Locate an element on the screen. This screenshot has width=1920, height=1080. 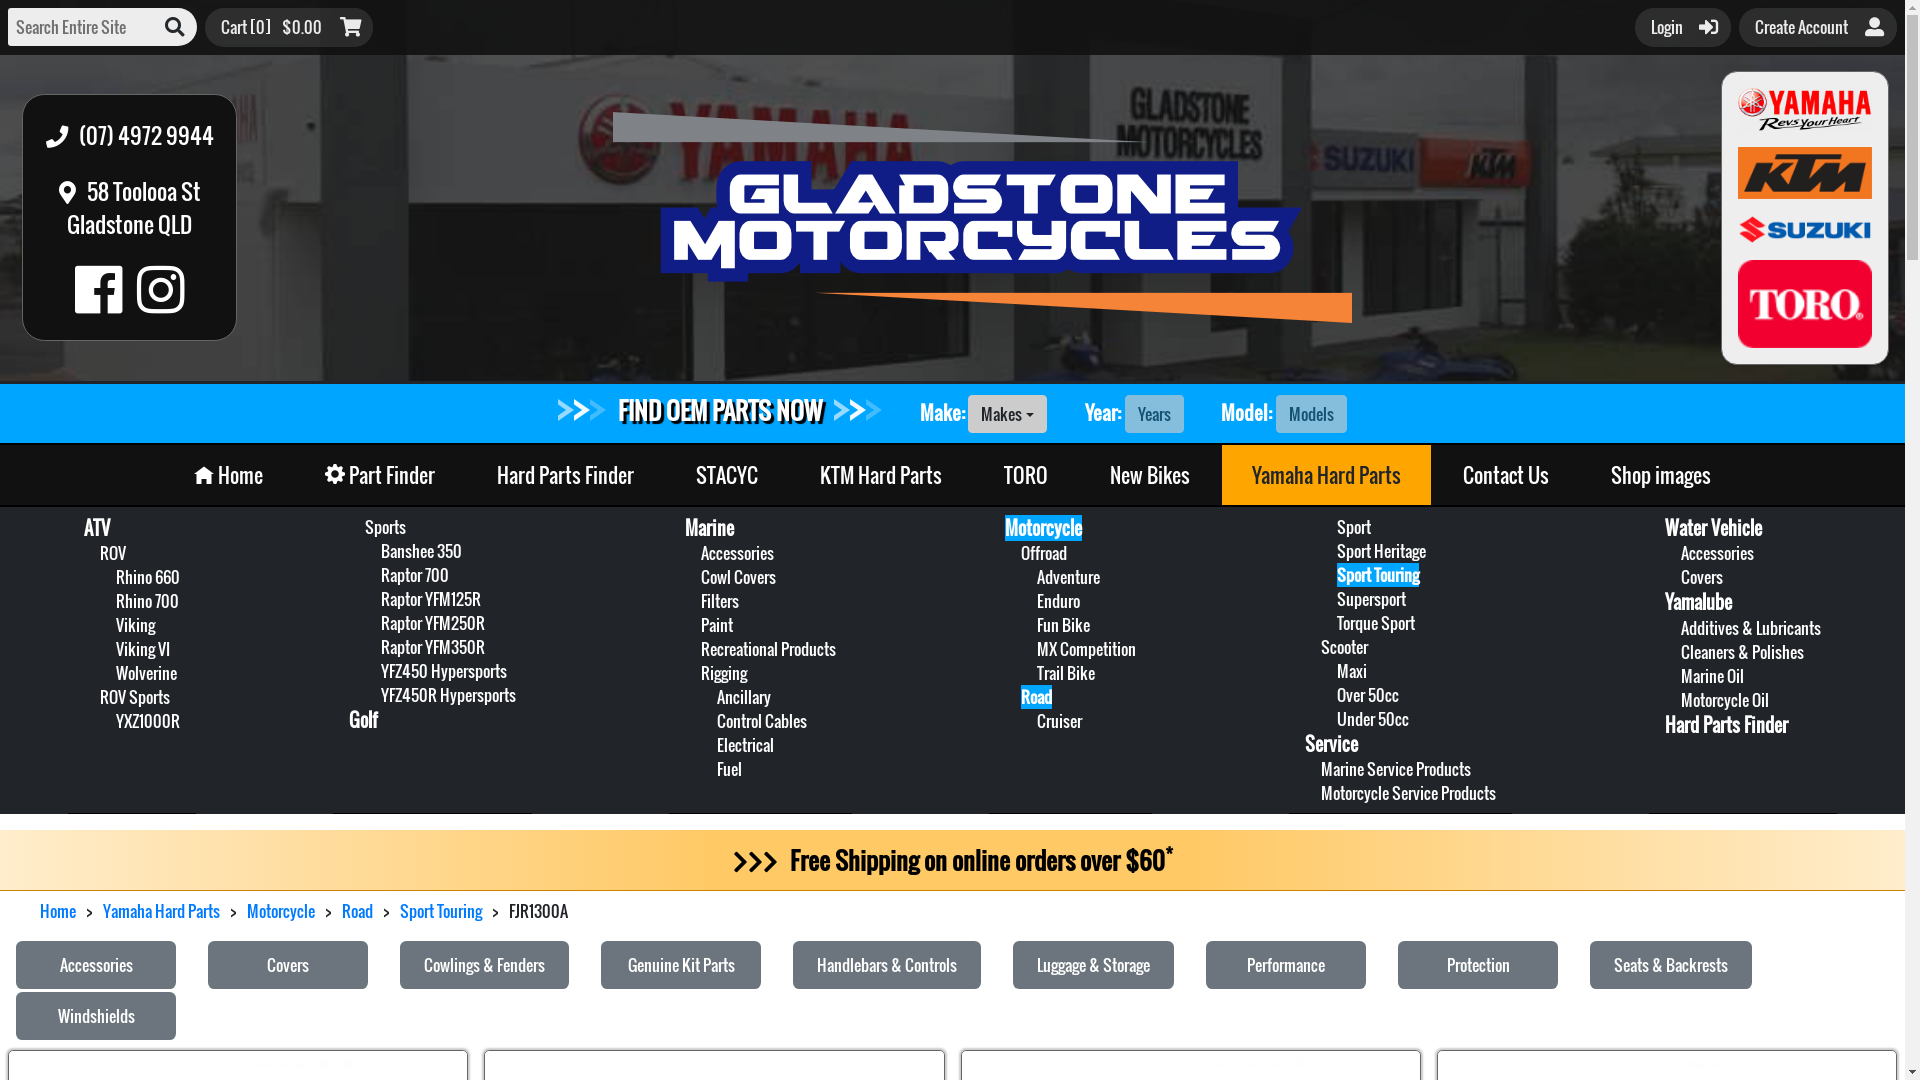
'ATV' is located at coordinates (82, 527).